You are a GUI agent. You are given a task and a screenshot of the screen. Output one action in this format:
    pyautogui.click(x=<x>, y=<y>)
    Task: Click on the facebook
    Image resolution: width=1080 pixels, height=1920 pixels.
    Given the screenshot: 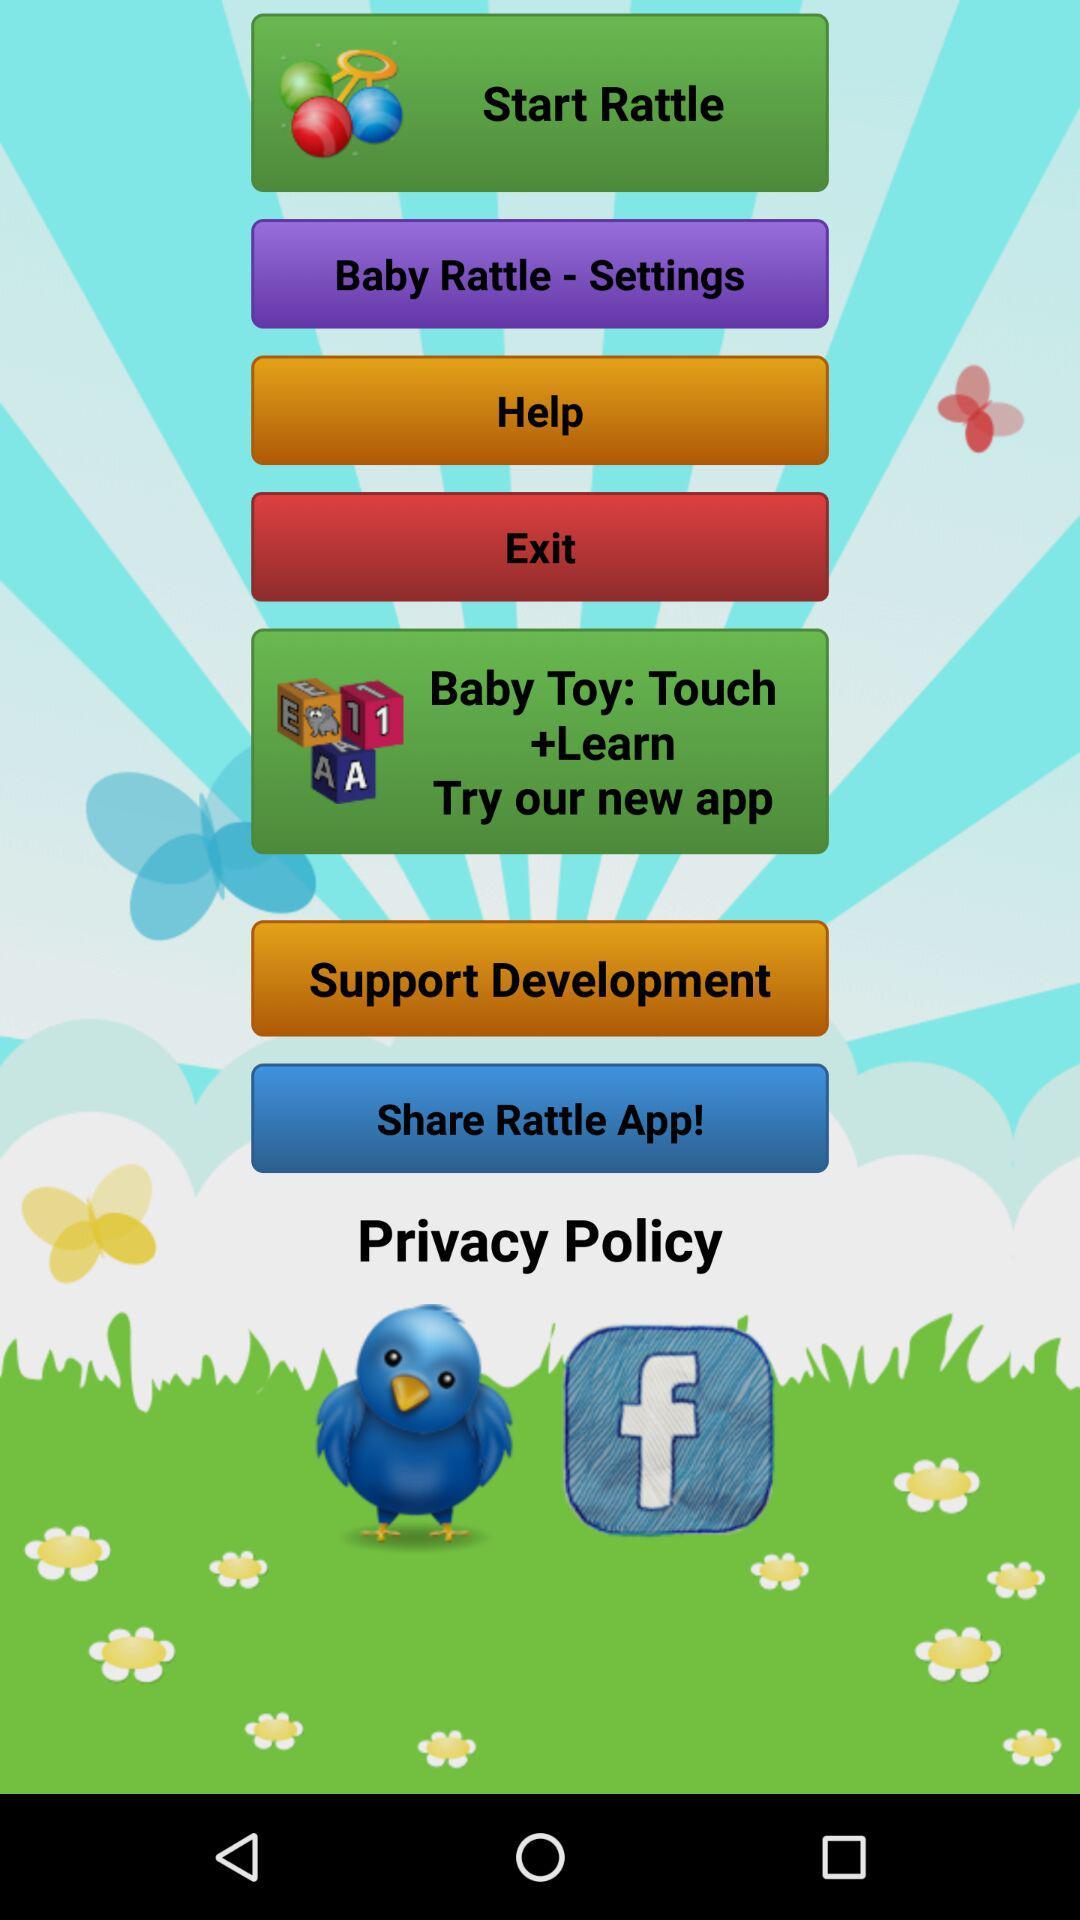 What is the action you would take?
    pyautogui.click(x=666, y=1429)
    